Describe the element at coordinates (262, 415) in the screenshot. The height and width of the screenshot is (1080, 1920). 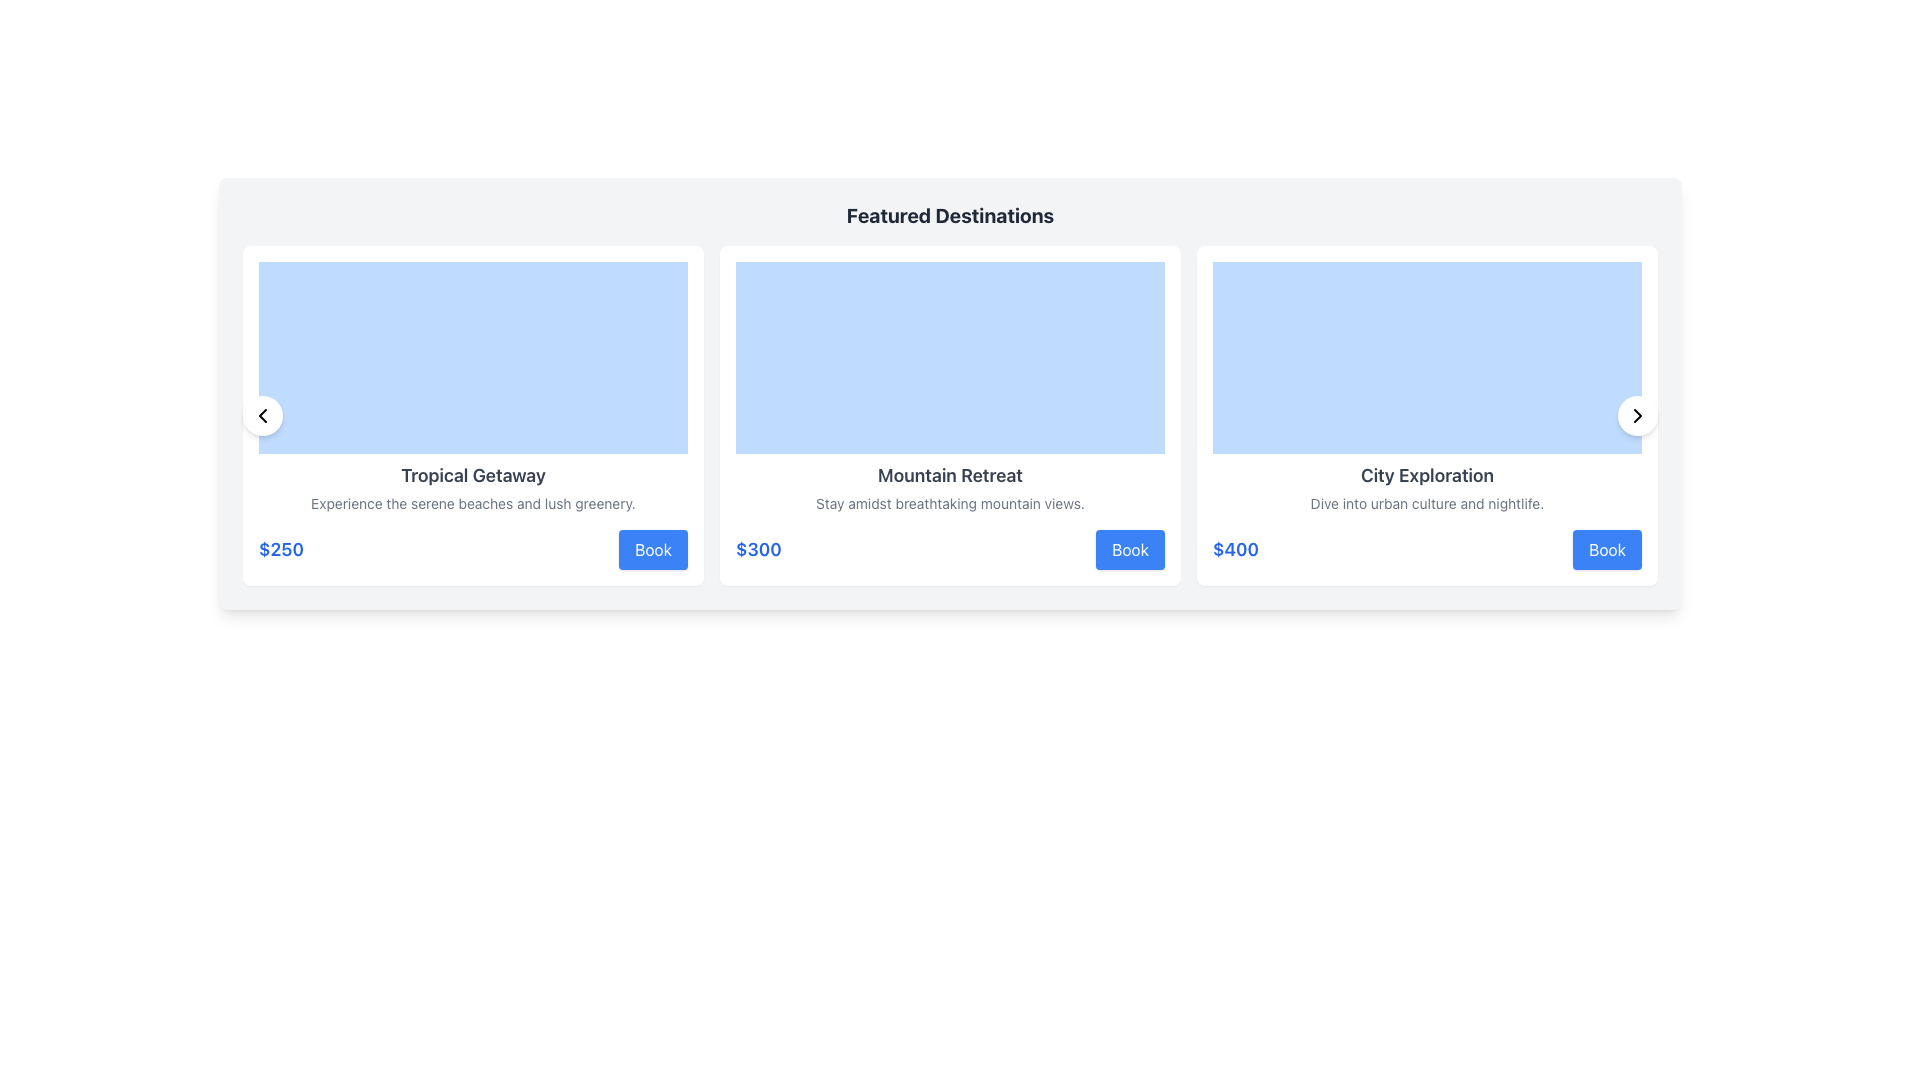
I see `the button located in the left section of the horizontal carousel` at that location.